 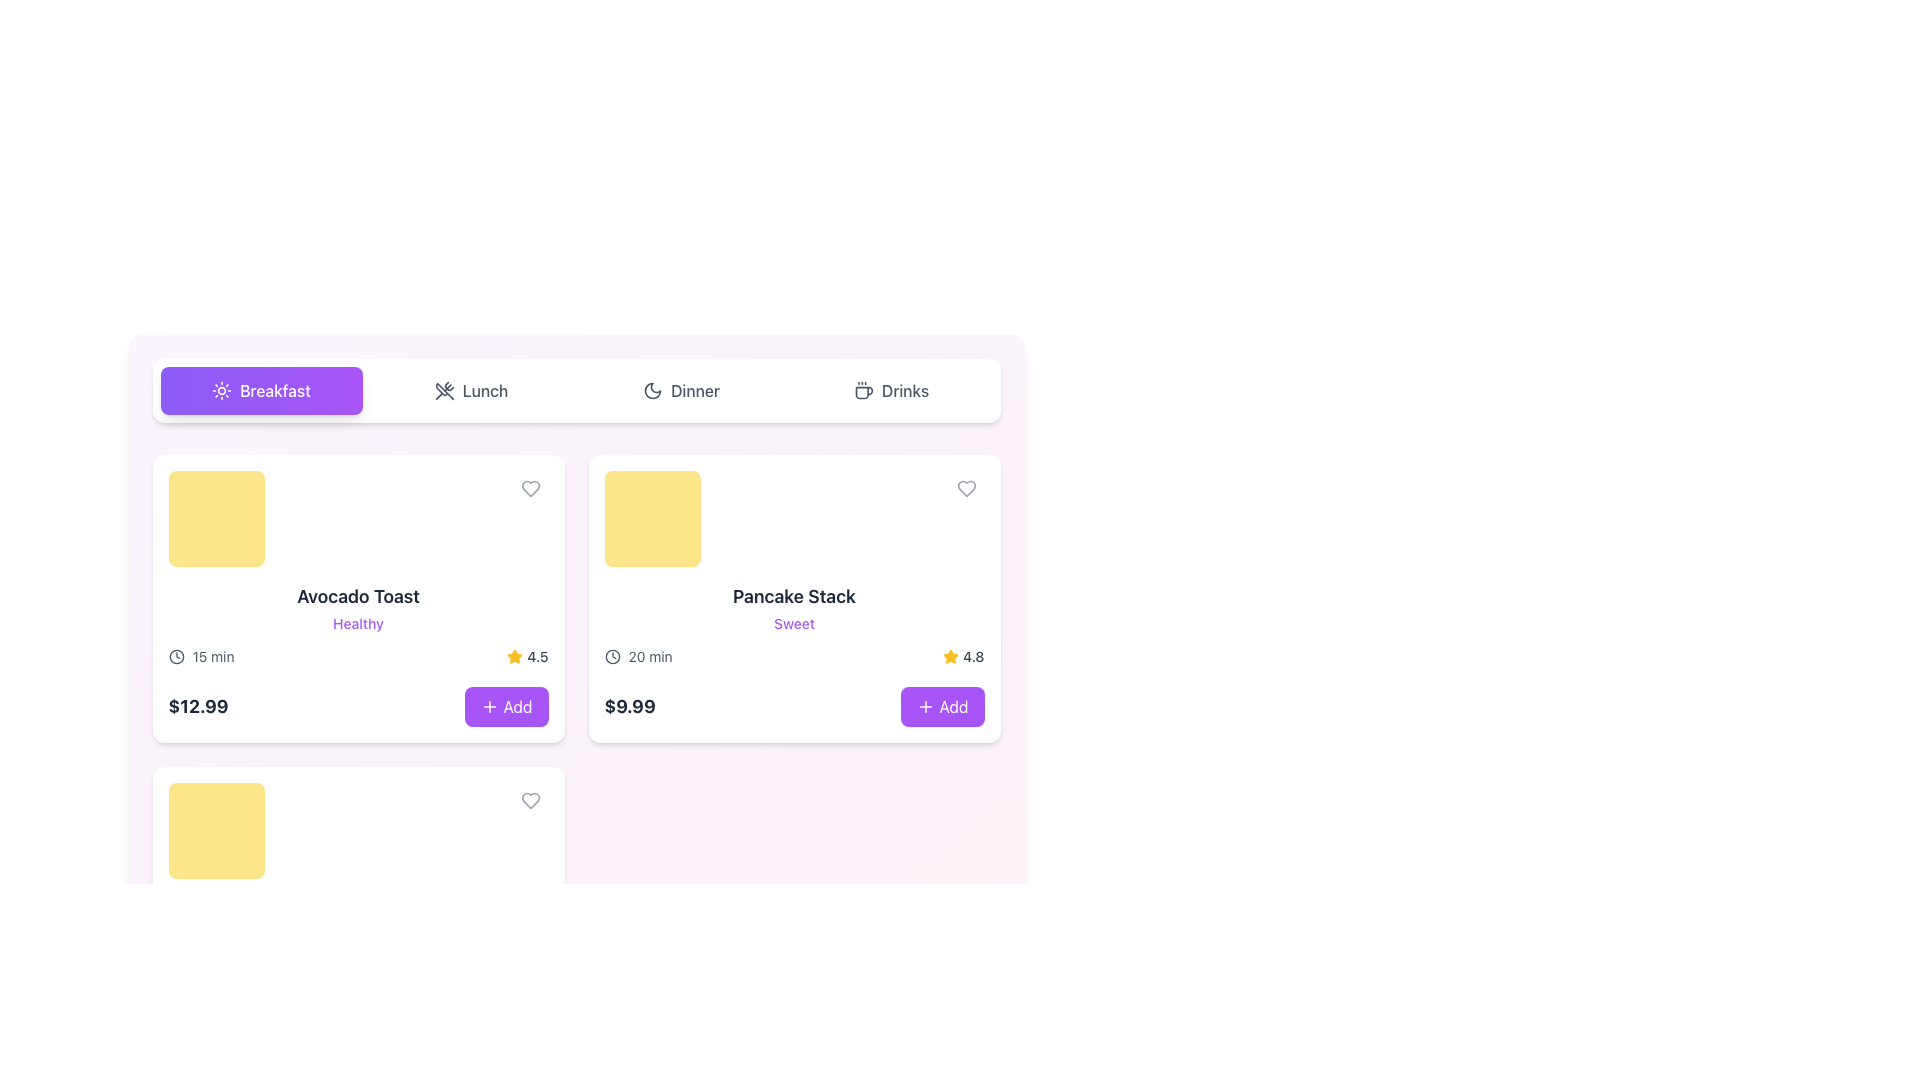 I want to click on the text element representing the name and category of a menu item in the 'Breakfast' section, so click(x=358, y=608).